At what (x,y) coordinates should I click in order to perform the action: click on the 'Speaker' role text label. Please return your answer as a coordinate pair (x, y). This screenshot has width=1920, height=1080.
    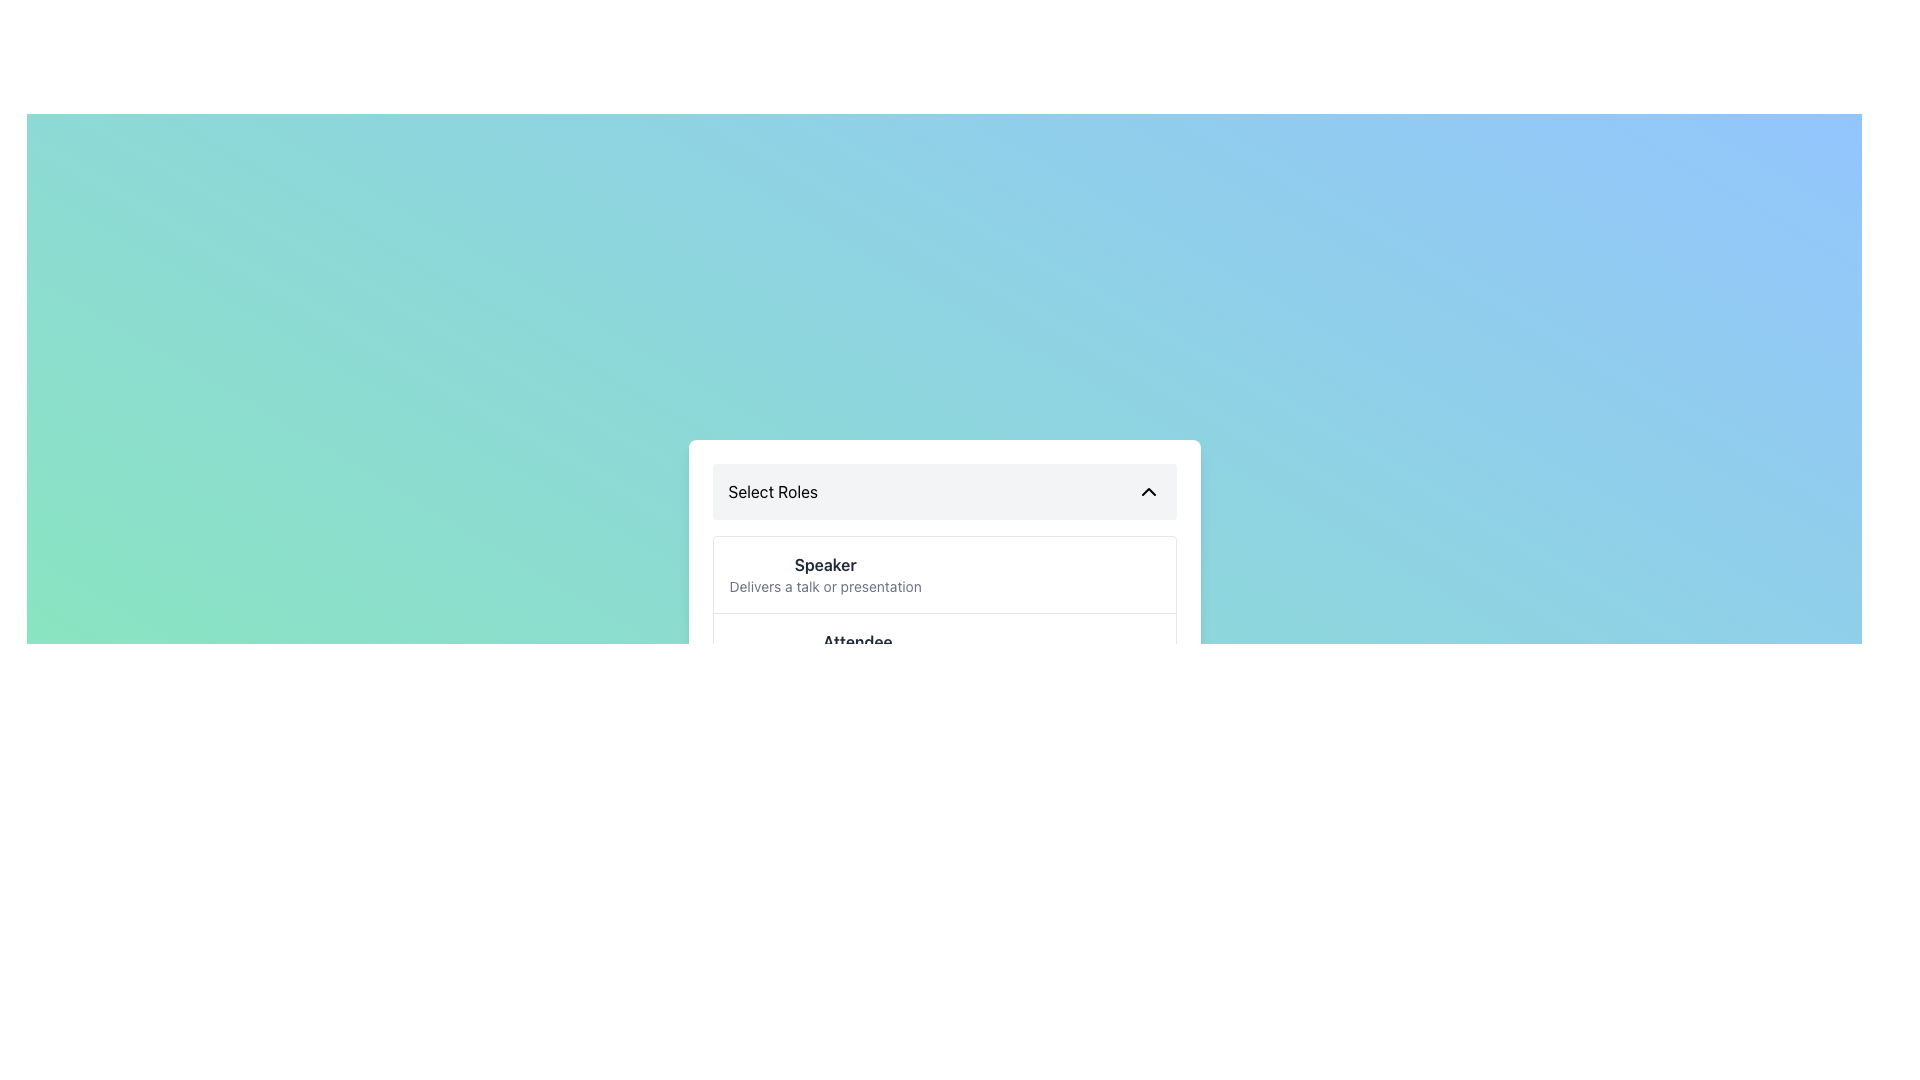
    Looking at the image, I should click on (825, 574).